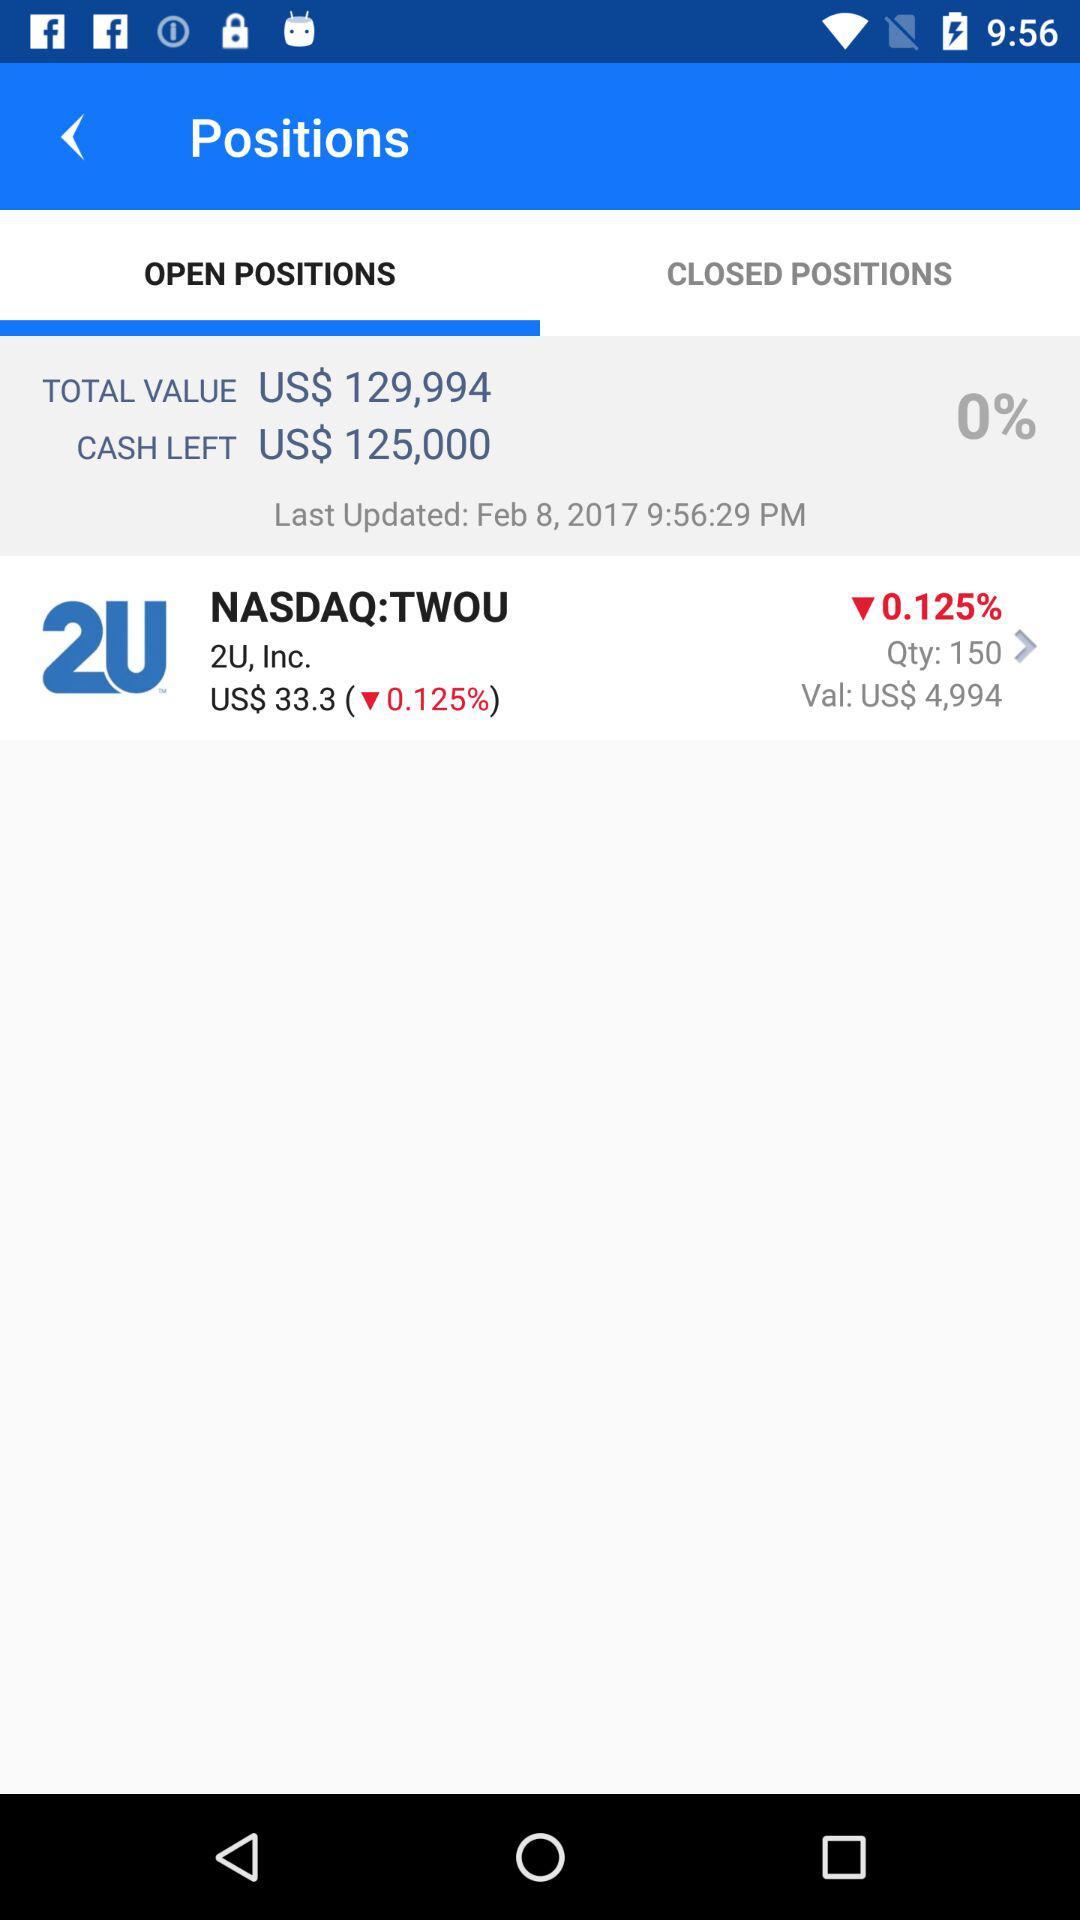 The height and width of the screenshot is (1920, 1080). What do you see at coordinates (72, 135) in the screenshot?
I see `item above the open positions` at bounding box center [72, 135].